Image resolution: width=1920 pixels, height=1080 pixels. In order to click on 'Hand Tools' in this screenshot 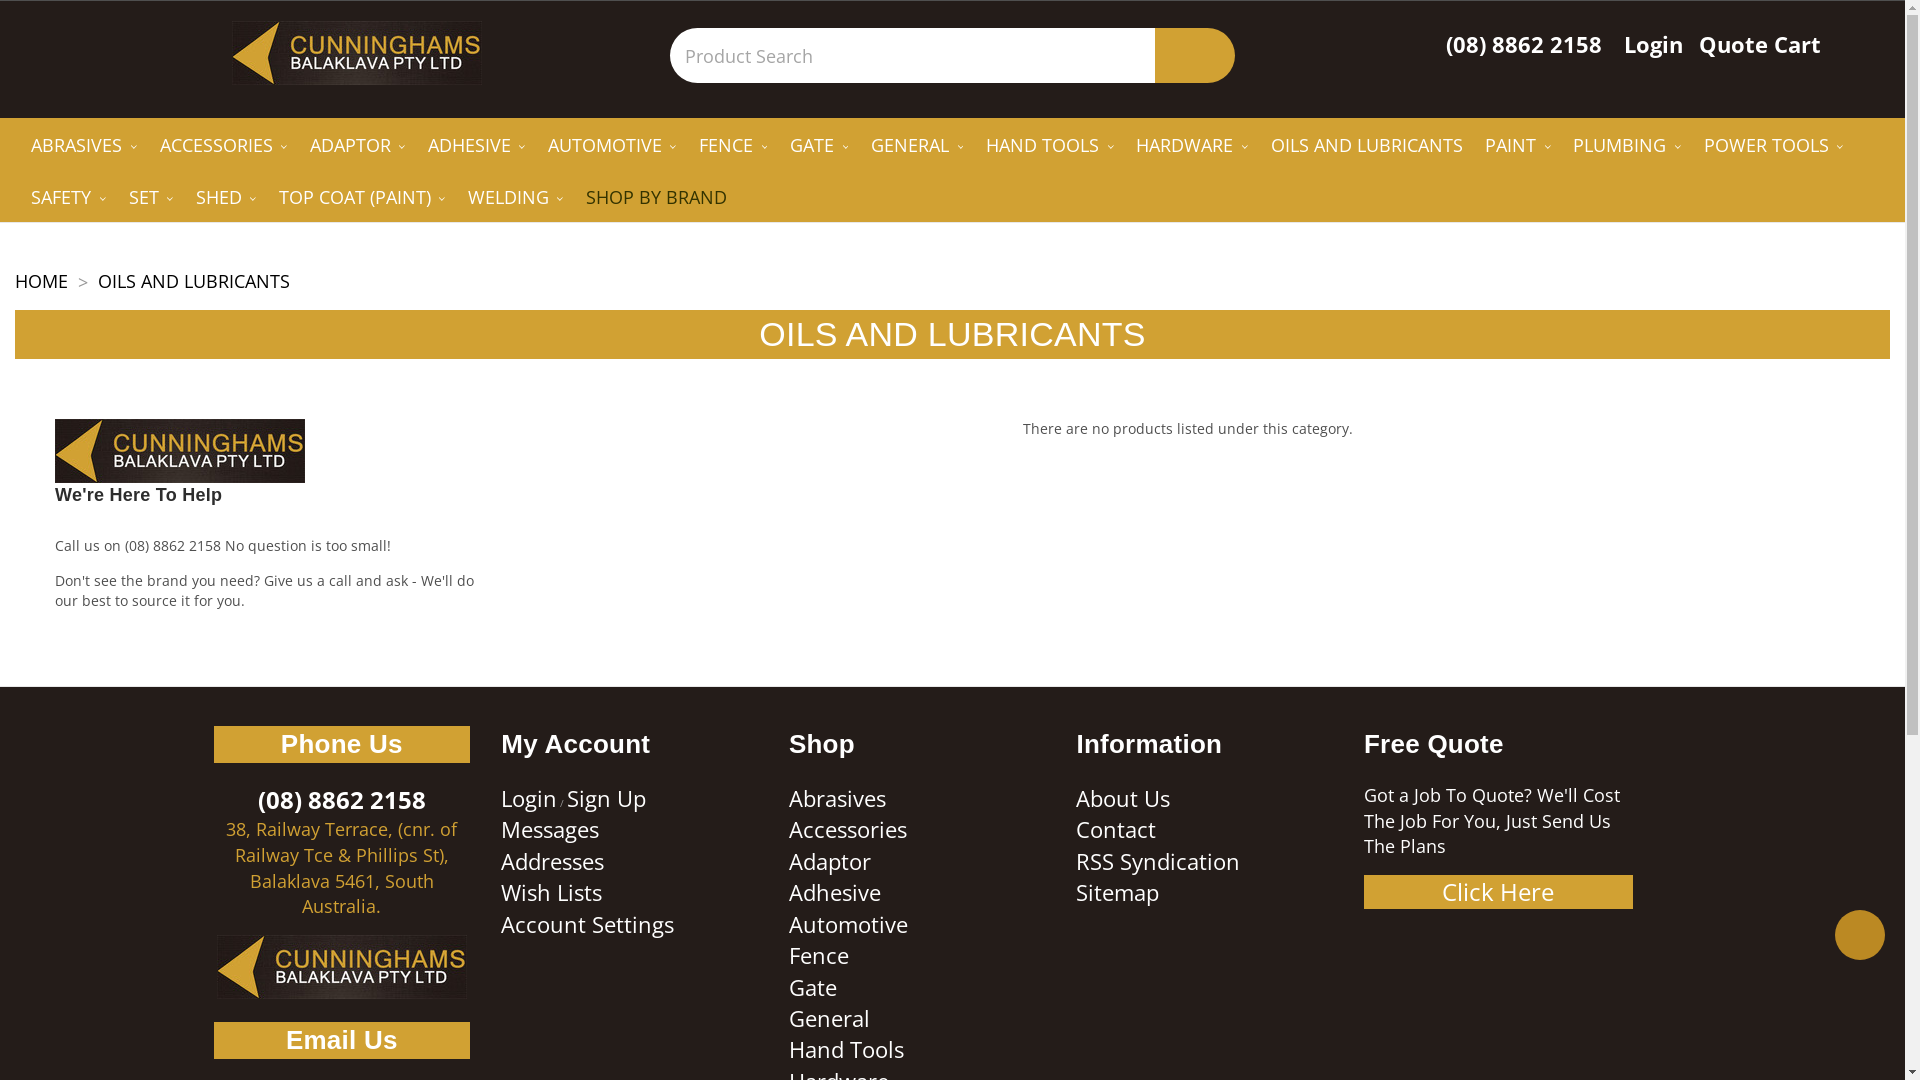, I will do `click(846, 1048)`.